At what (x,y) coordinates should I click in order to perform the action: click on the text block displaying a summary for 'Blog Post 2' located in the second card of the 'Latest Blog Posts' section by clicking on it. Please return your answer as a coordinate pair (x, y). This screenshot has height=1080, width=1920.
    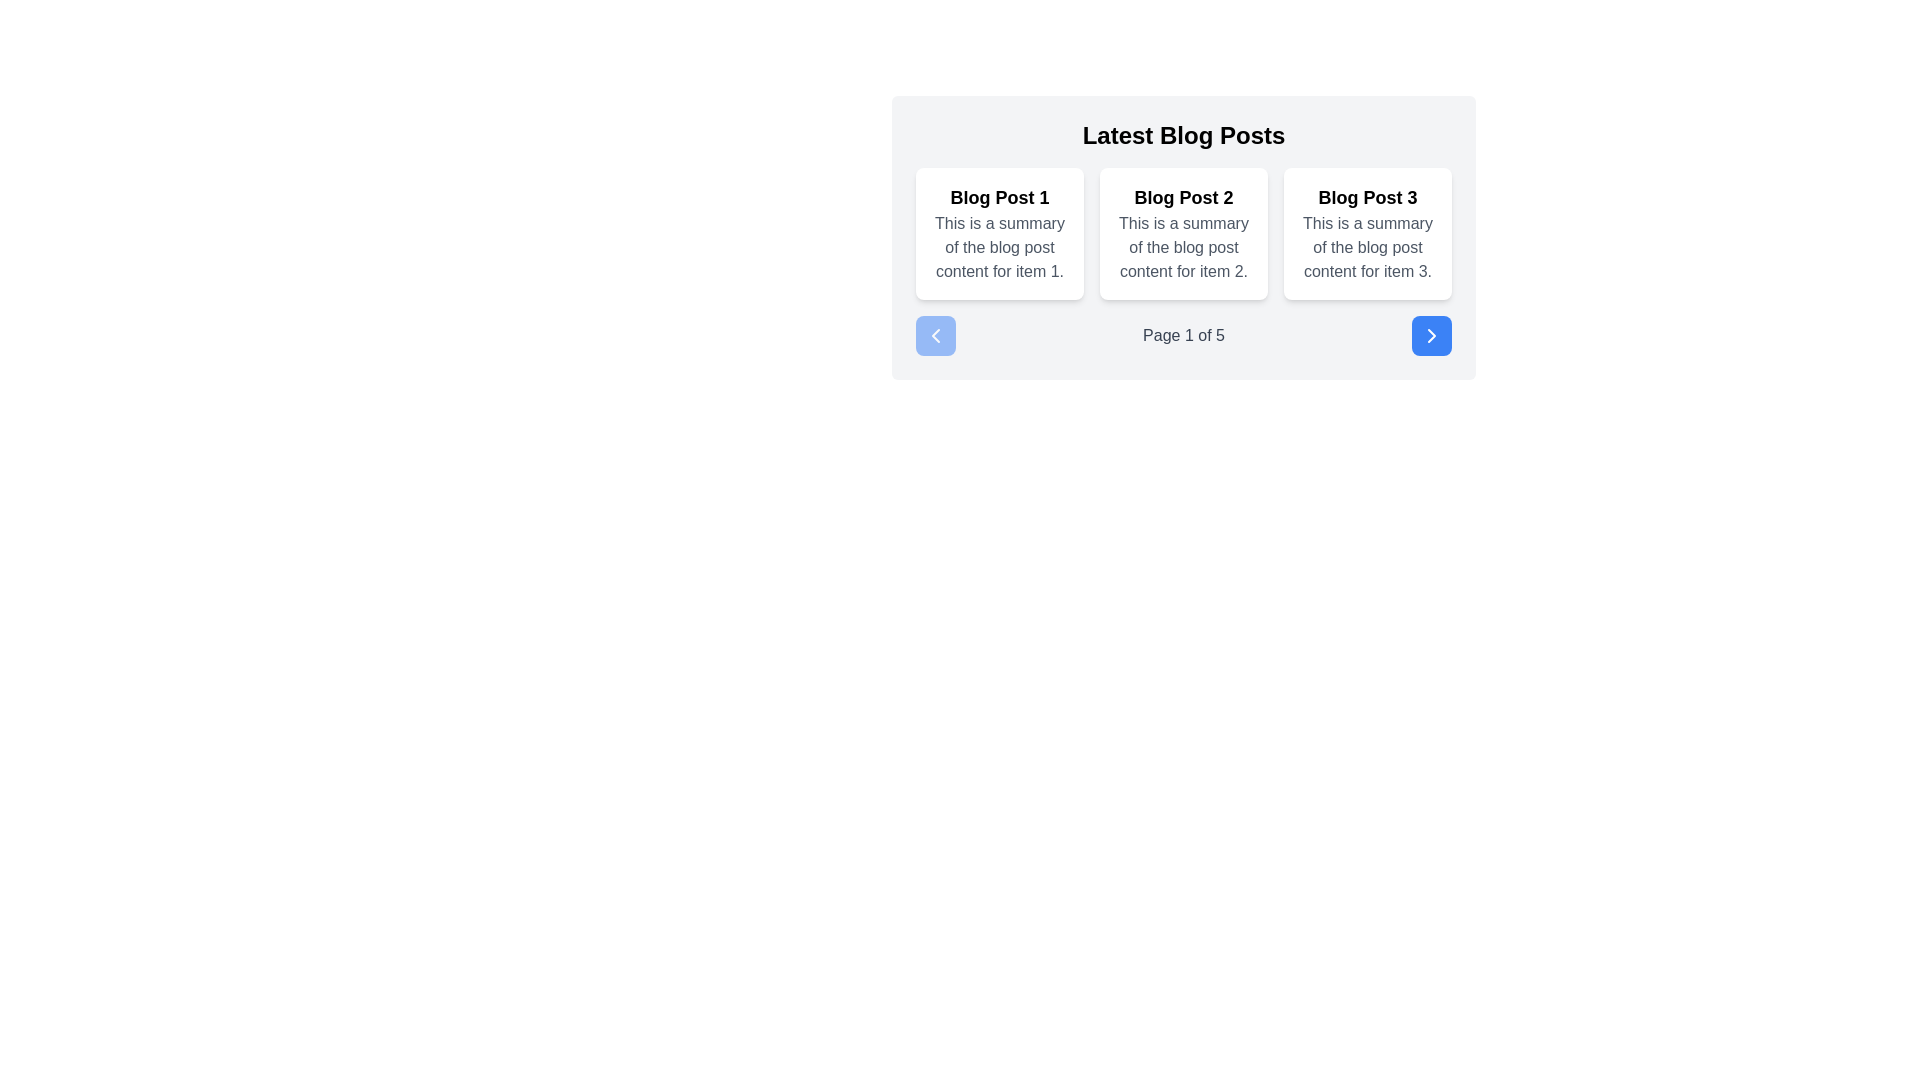
    Looking at the image, I should click on (1184, 246).